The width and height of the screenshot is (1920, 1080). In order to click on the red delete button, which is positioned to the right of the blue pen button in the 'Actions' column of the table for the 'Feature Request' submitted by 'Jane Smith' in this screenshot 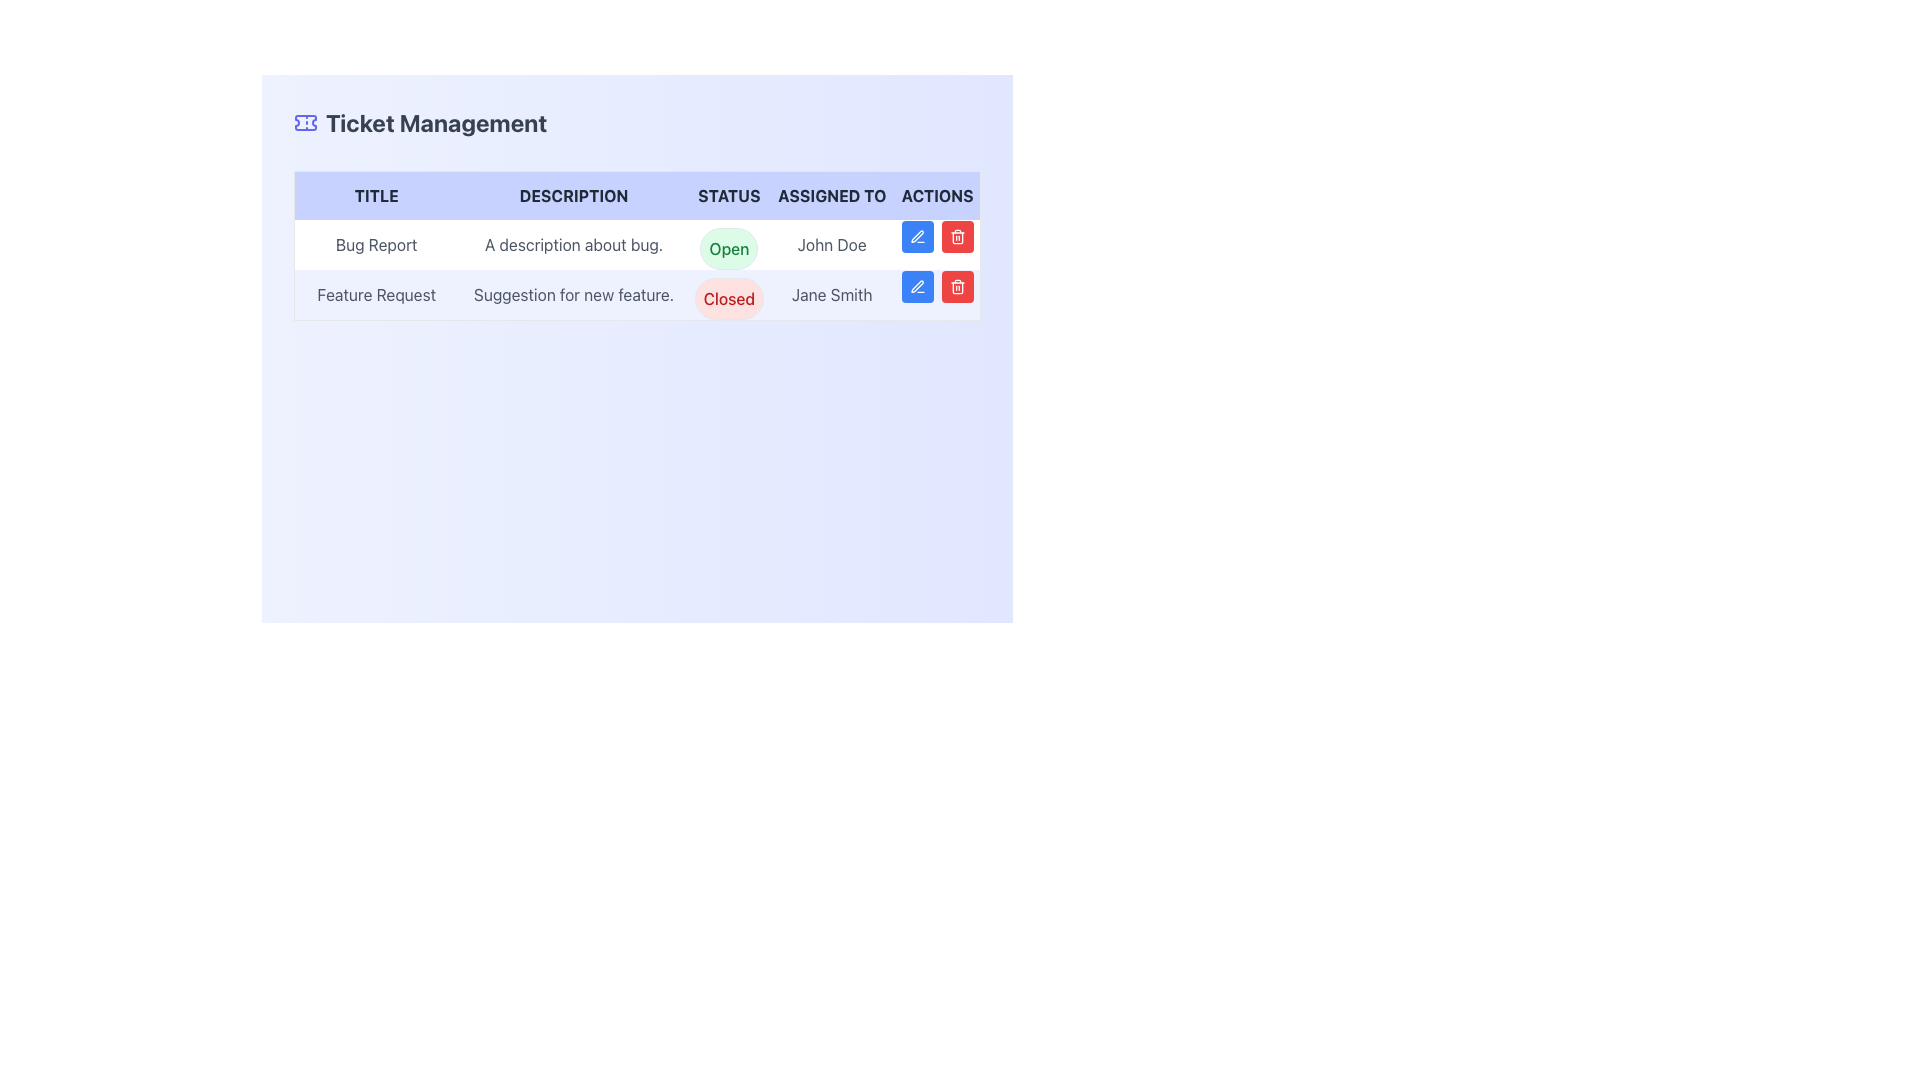, I will do `click(936, 286)`.